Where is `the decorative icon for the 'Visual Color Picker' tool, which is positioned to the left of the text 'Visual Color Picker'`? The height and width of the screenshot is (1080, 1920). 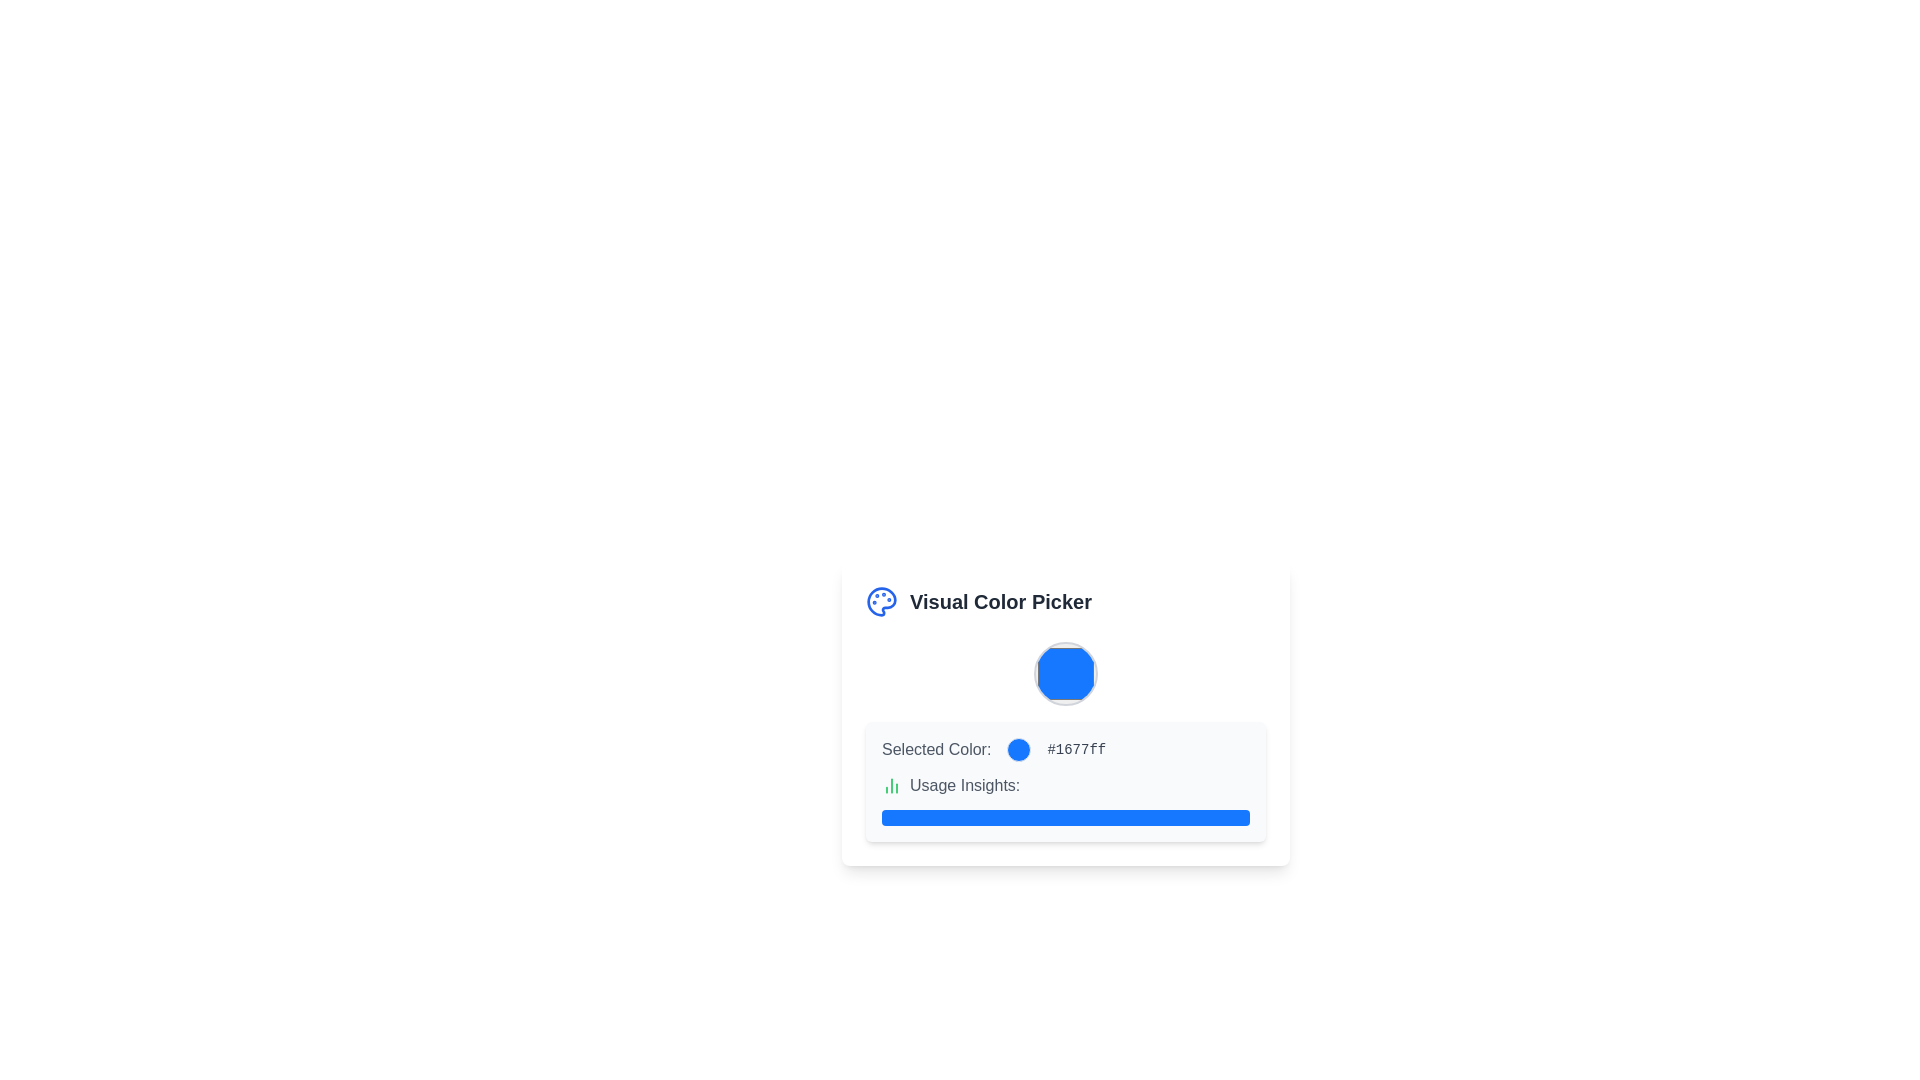 the decorative icon for the 'Visual Color Picker' tool, which is positioned to the left of the text 'Visual Color Picker' is located at coordinates (881, 600).